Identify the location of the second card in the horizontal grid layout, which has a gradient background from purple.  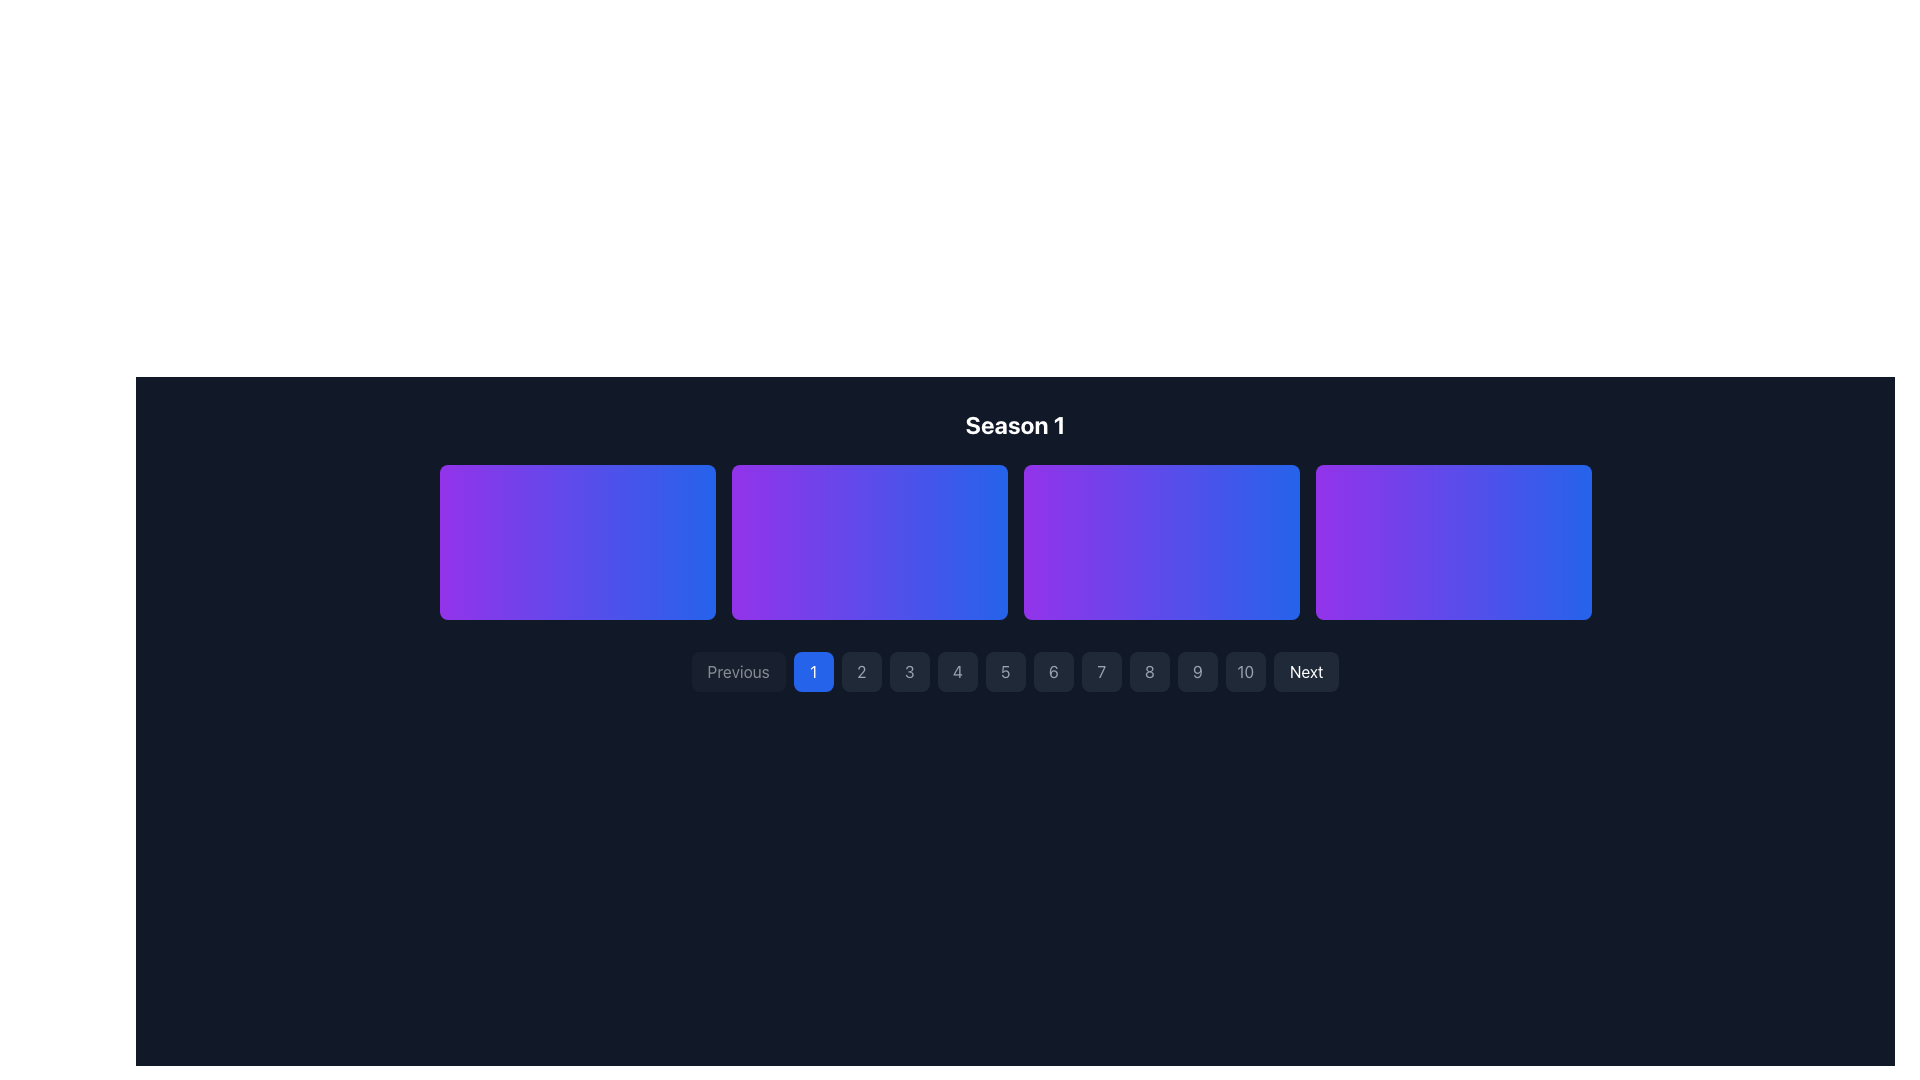
(869, 542).